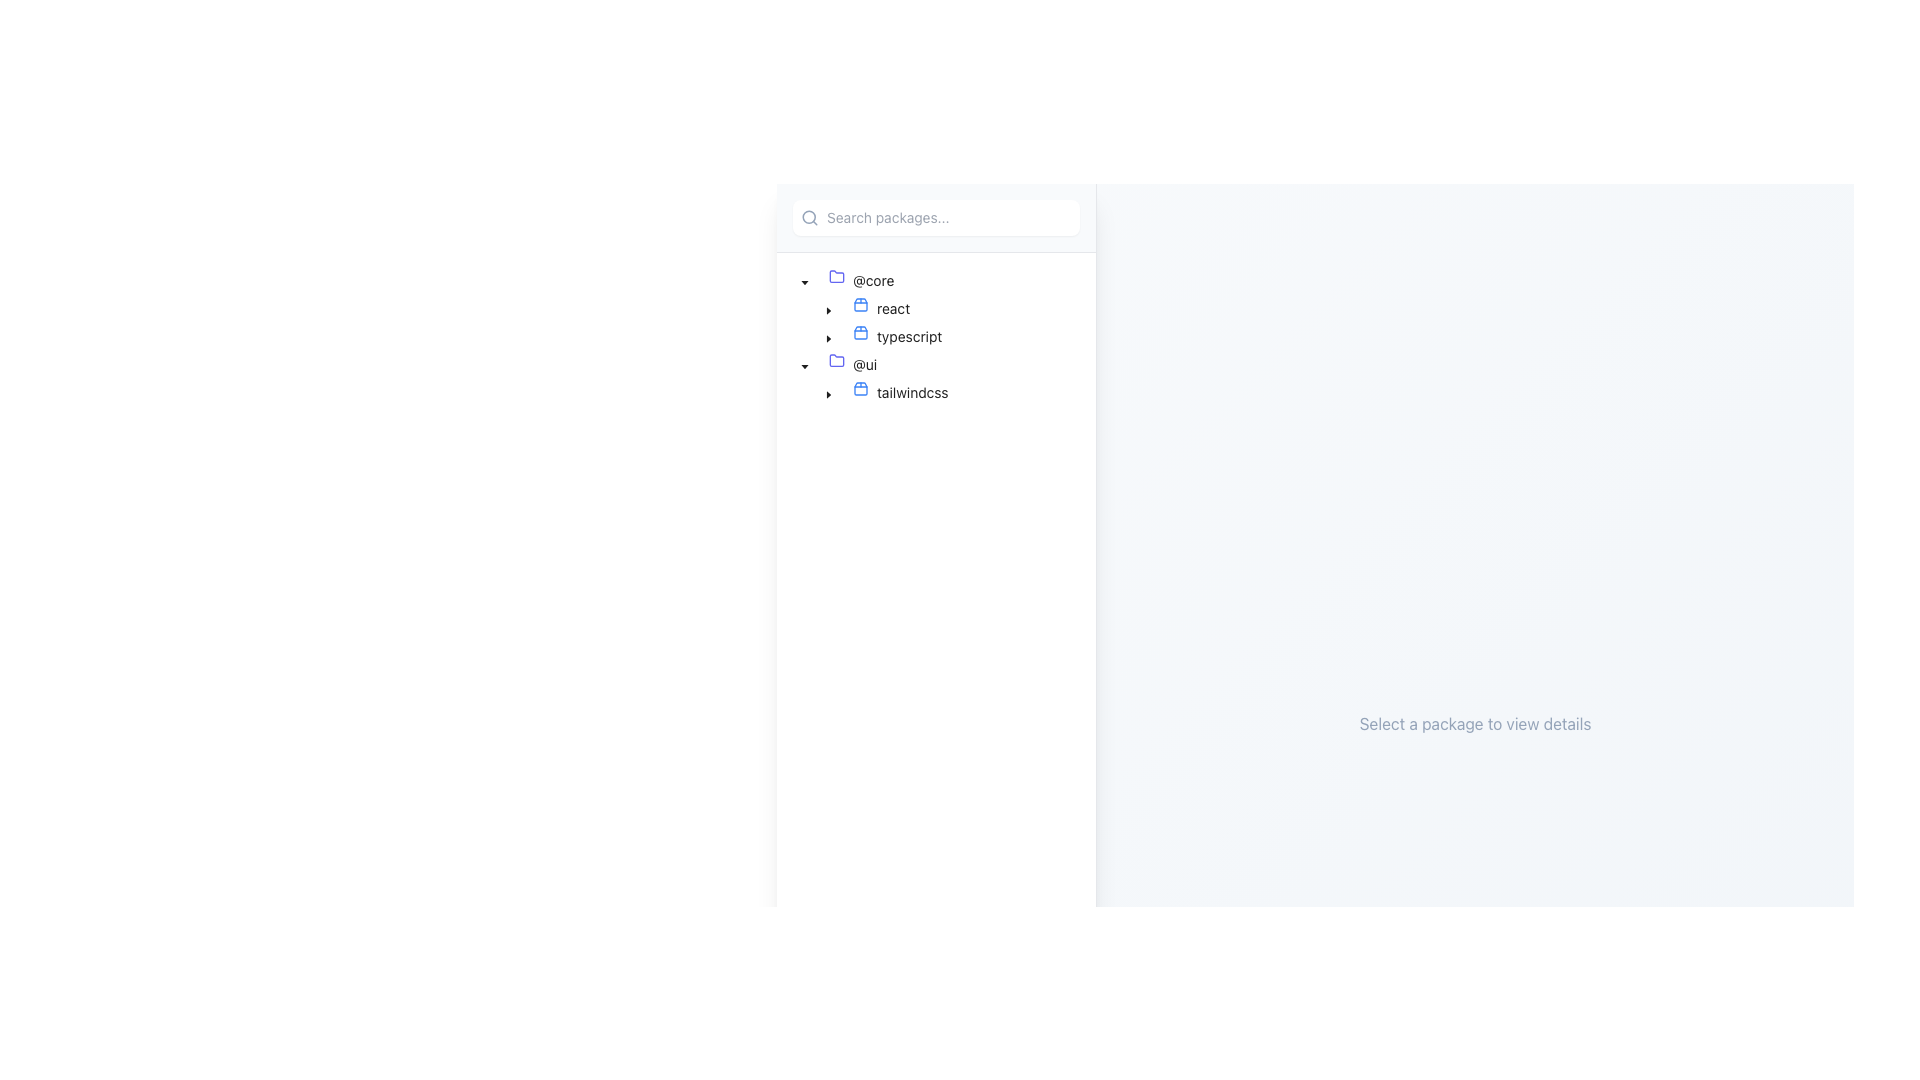  Describe the element at coordinates (892, 308) in the screenshot. I see `the text label 'react' in the tree view structure under the '@core' folder` at that location.